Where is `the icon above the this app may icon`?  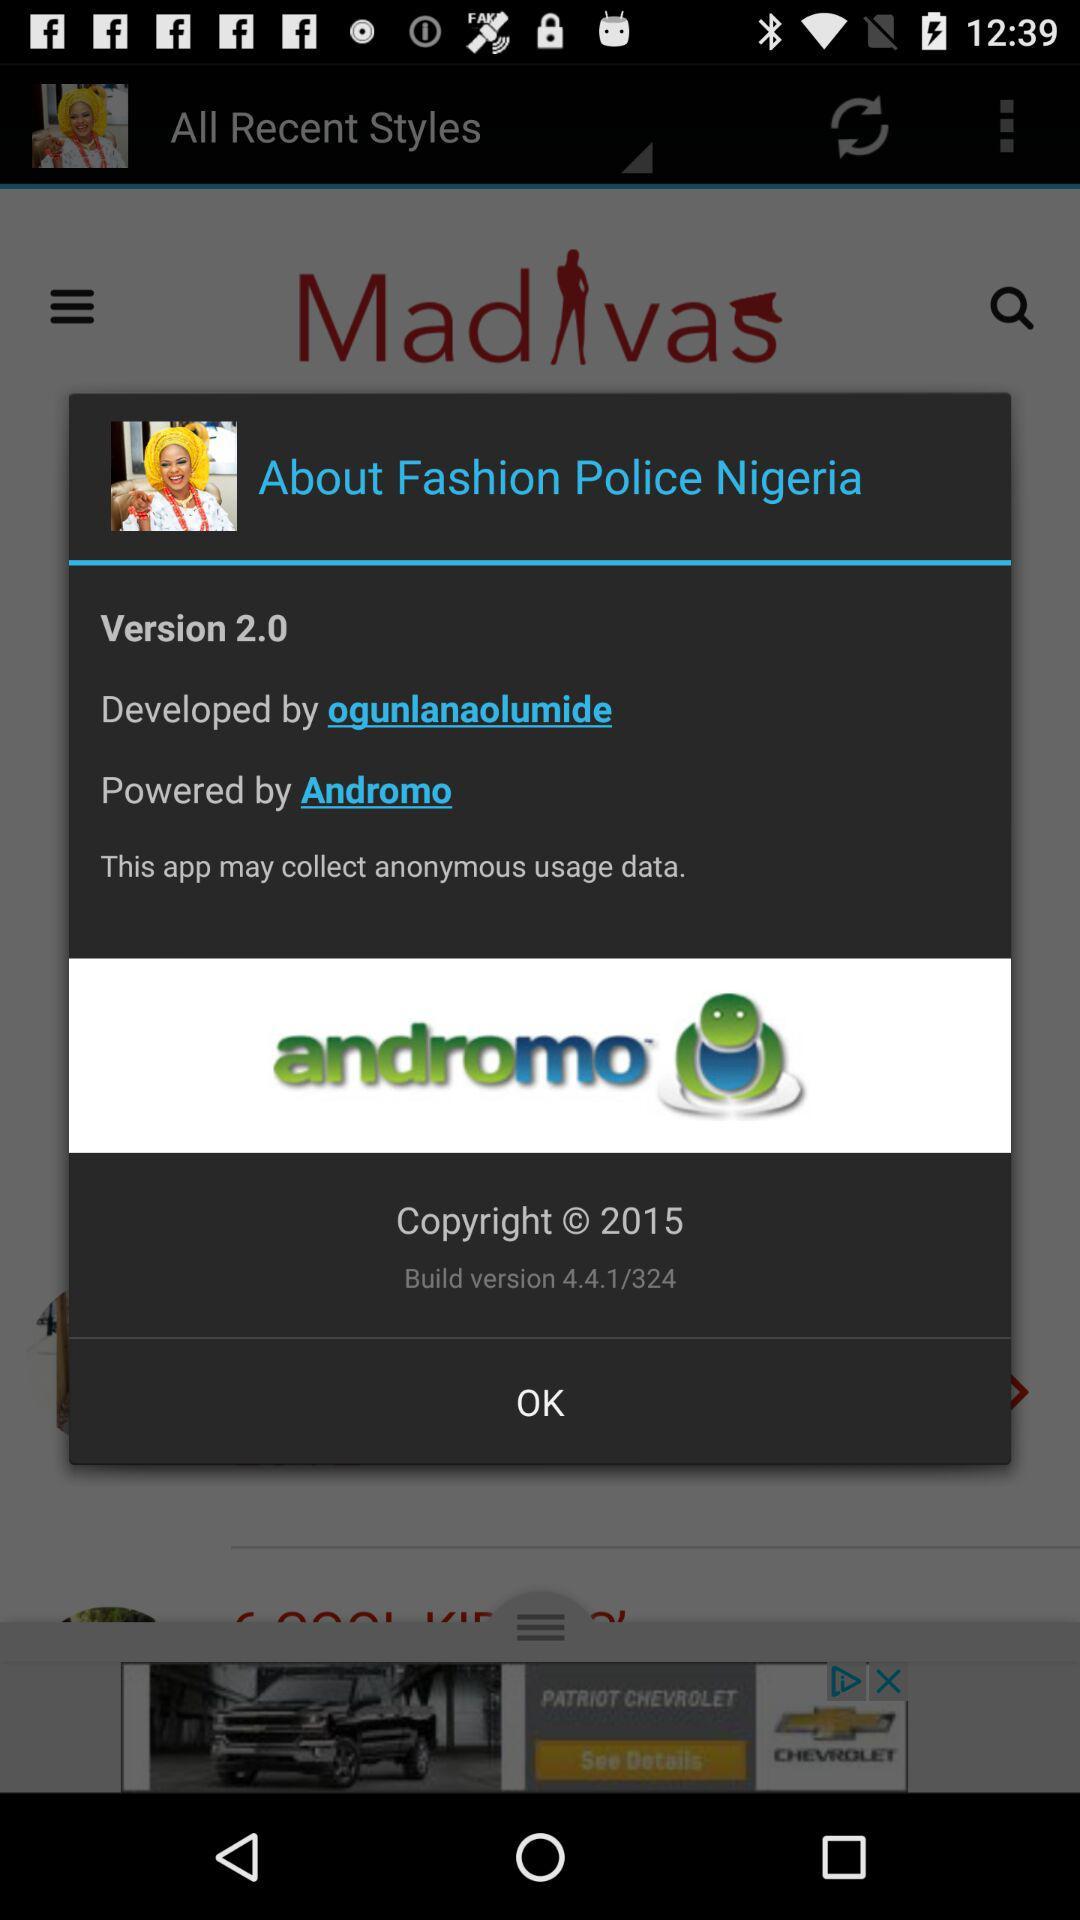
the icon above the this app may icon is located at coordinates (540, 804).